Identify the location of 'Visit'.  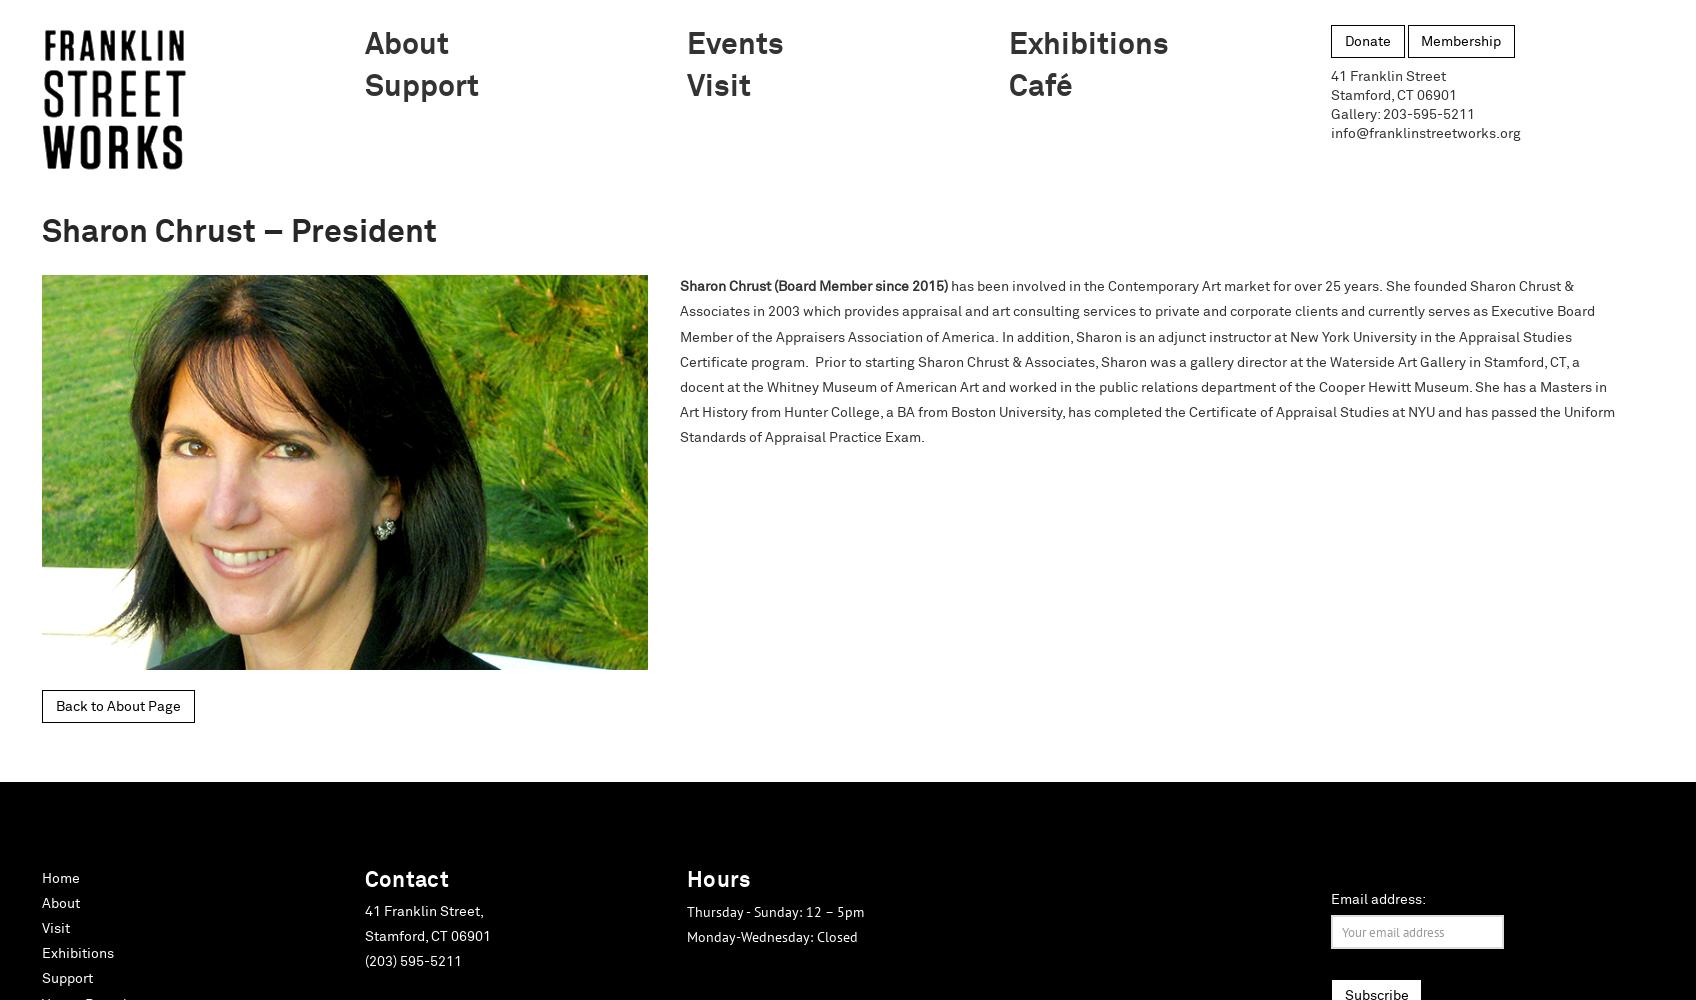
(55, 928).